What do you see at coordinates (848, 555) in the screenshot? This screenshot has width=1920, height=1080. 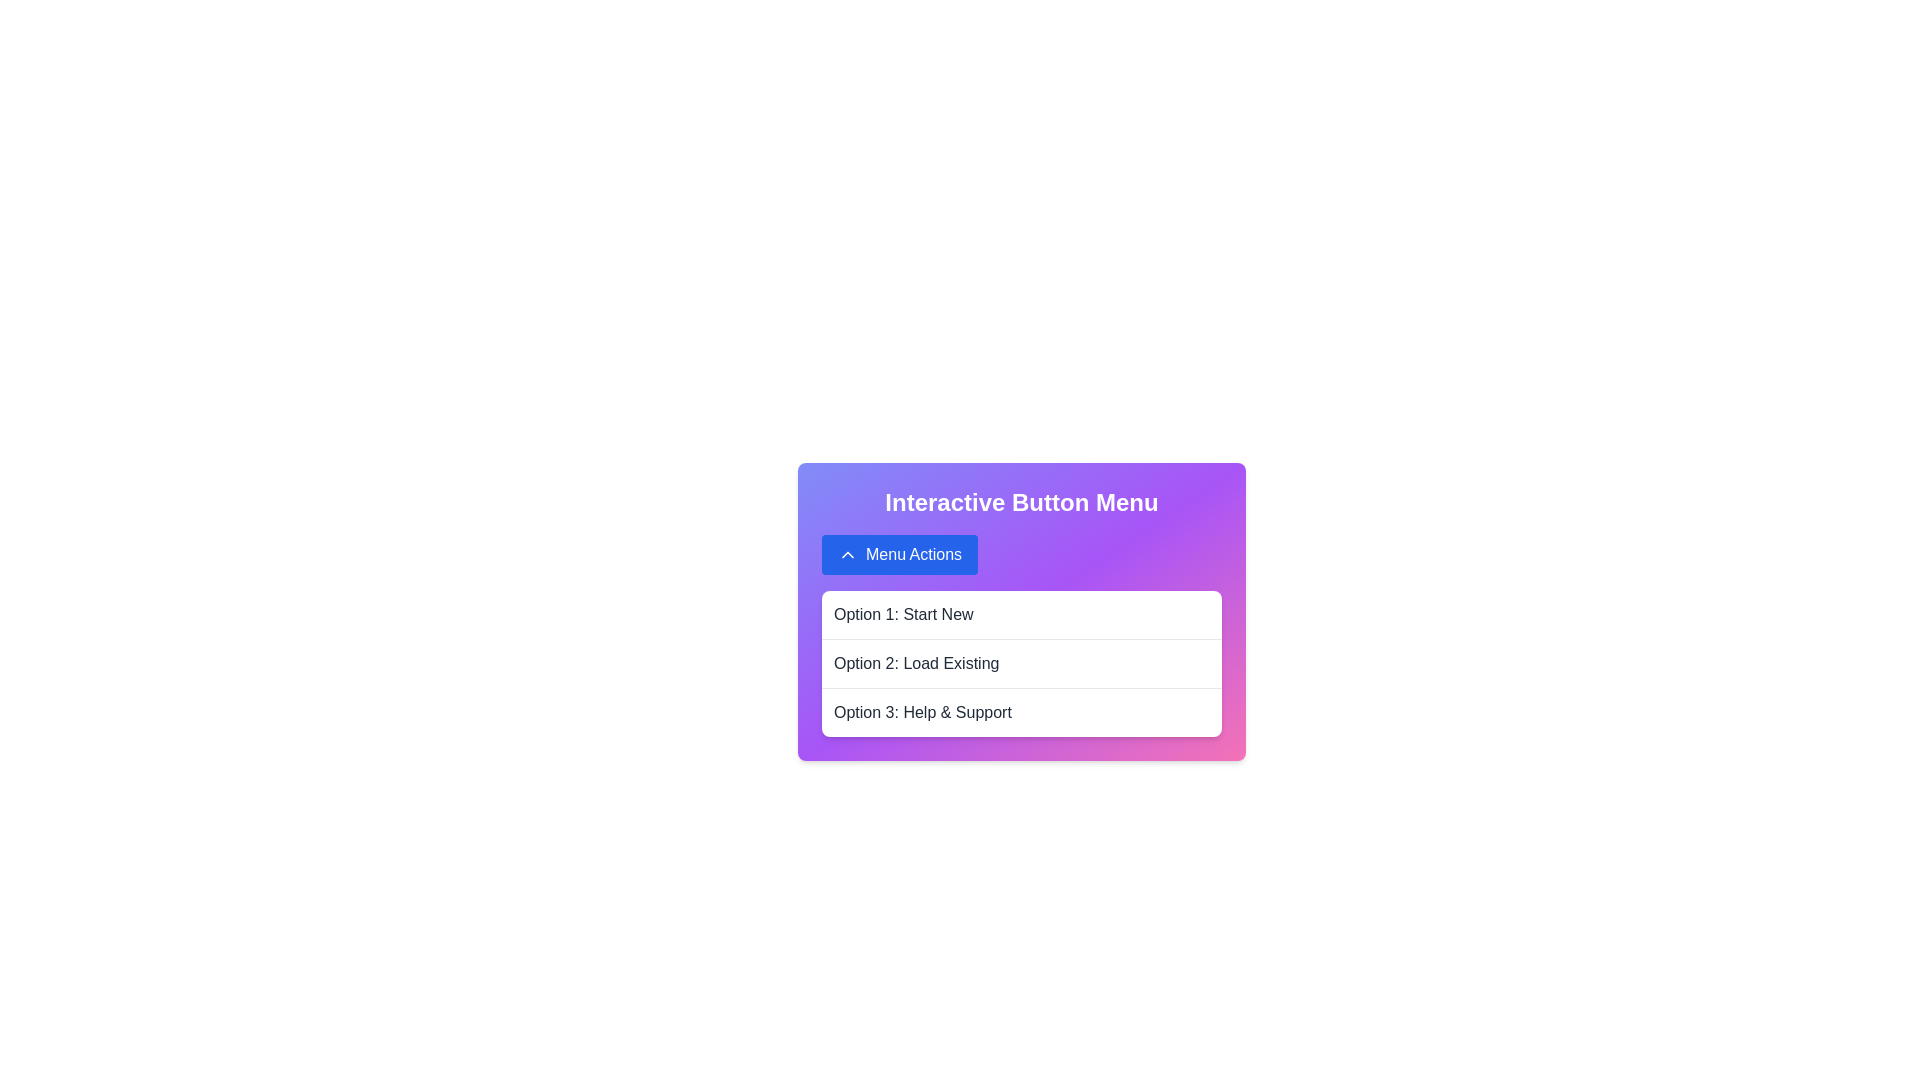 I see `the upward arrow icon located within the 'Menu Actions' blue button` at bounding box center [848, 555].